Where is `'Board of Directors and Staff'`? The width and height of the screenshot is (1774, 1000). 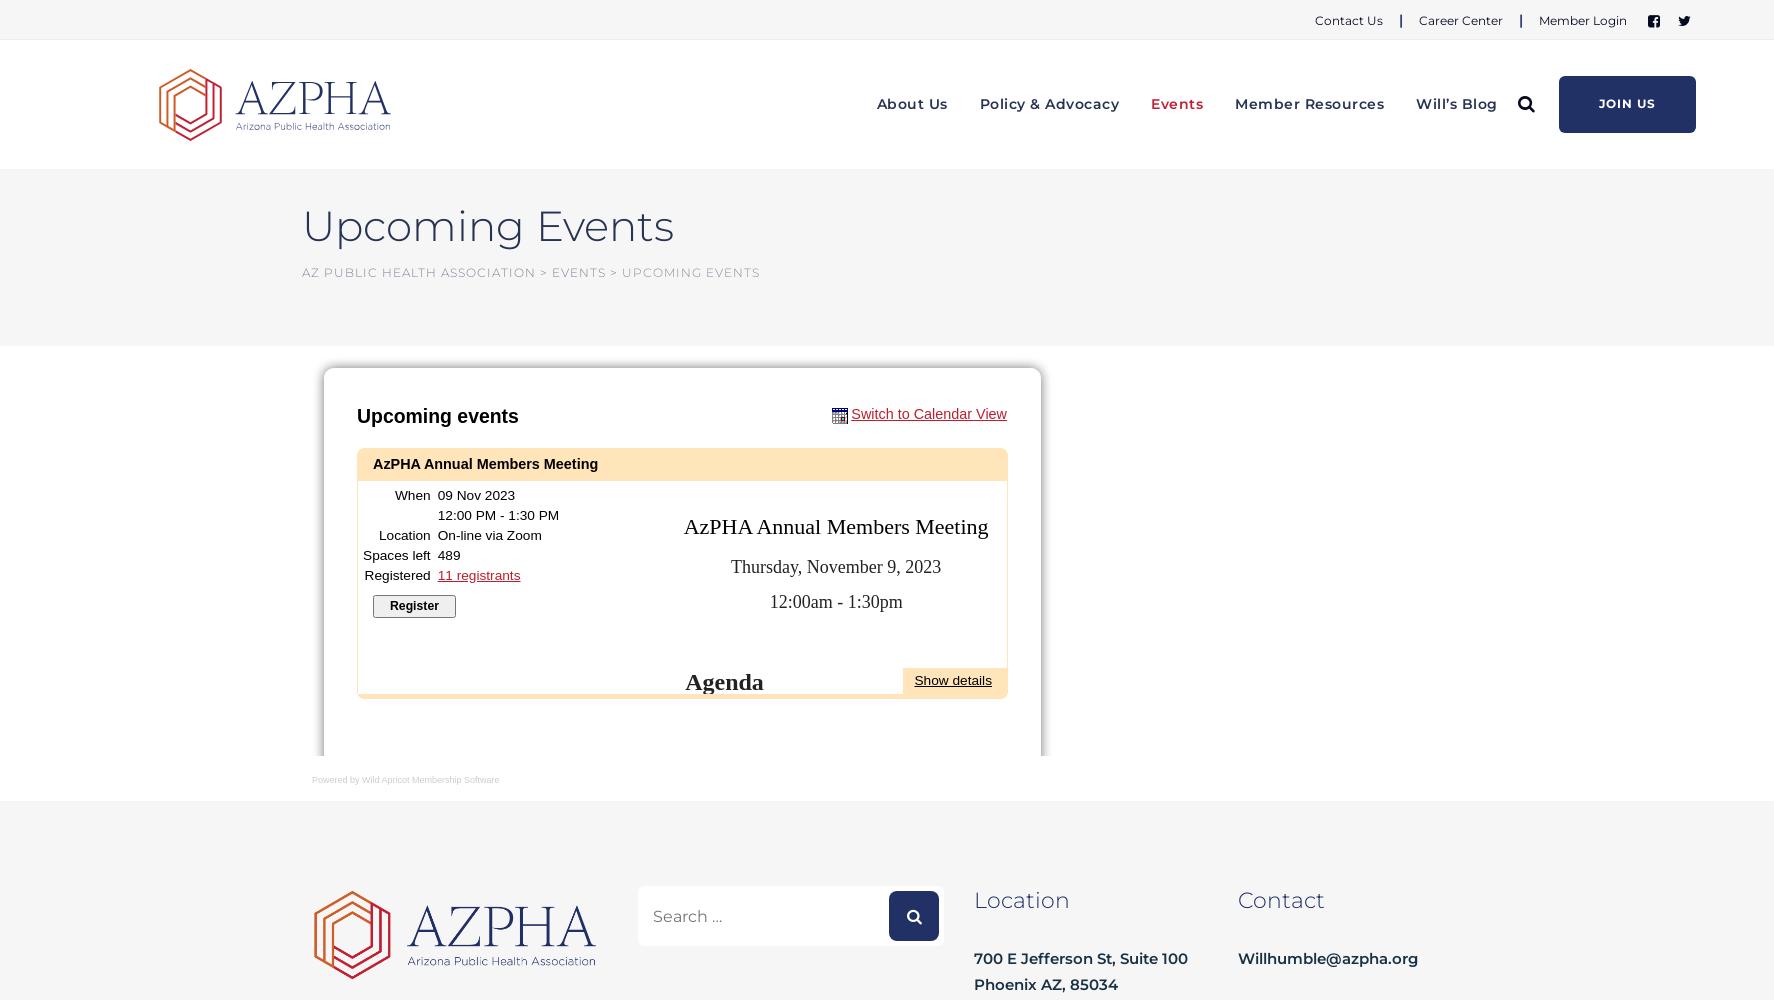 'Board of Directors and Staff' is located at coordinates (972, 194).